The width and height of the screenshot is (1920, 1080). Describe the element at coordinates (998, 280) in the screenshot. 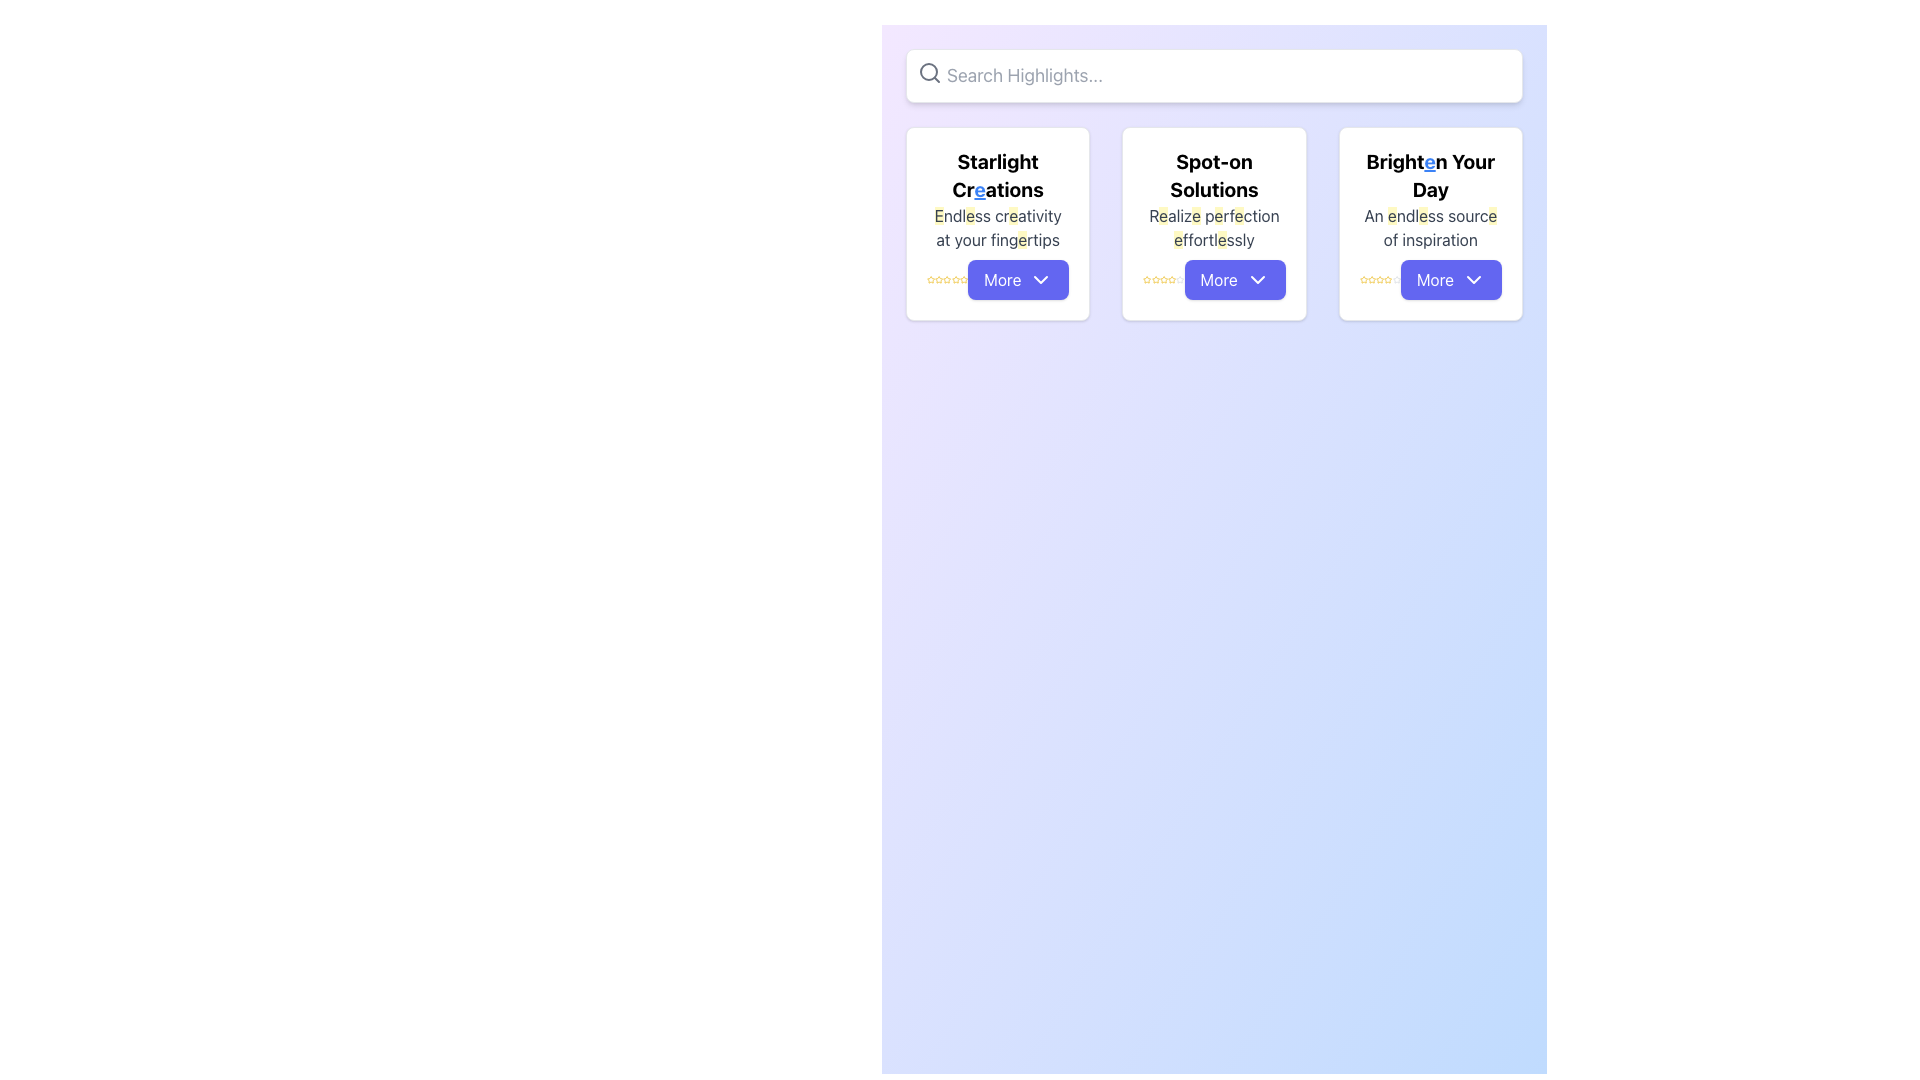

I see `the 'More' button located at the bottom-right corner of the card titled 'Starlight Creations', which enables users` at that location.